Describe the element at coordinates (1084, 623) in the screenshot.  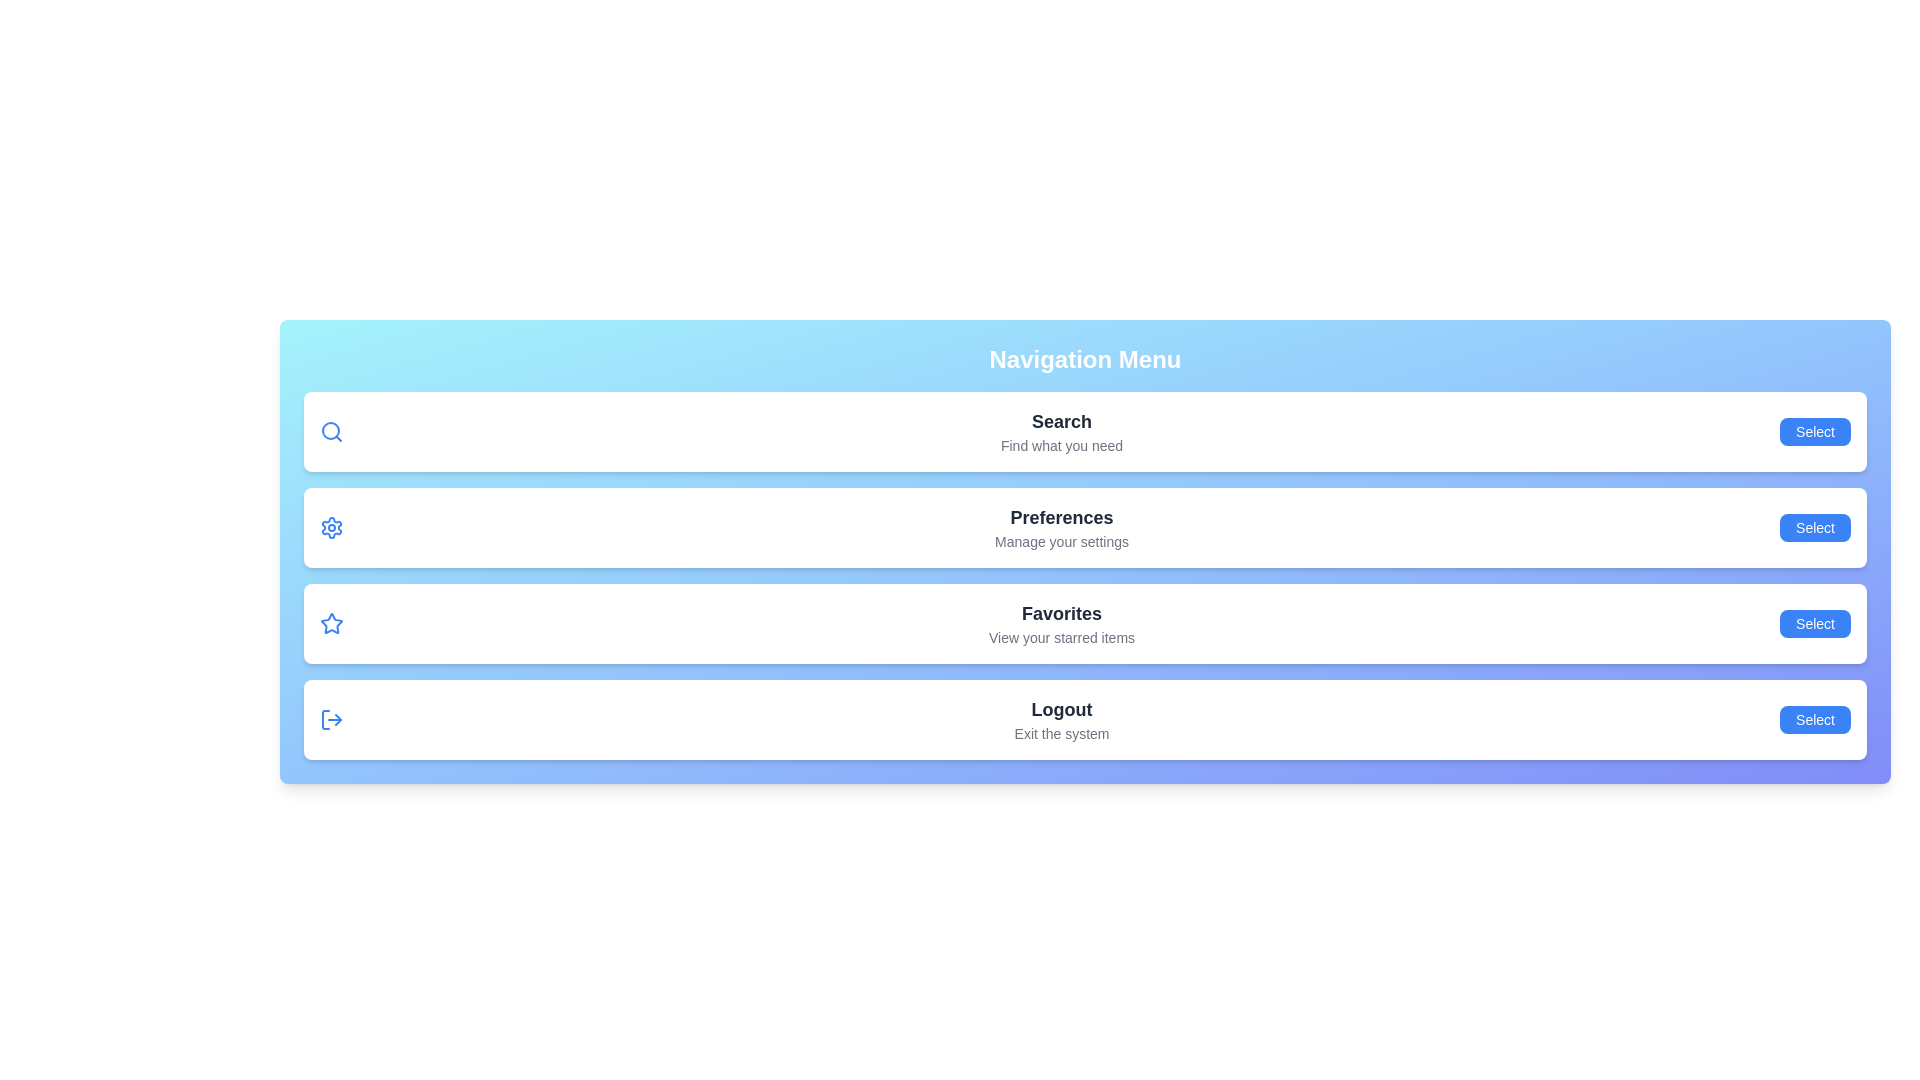
I see `the menu item Favorites to observe its hover effect` at that location.